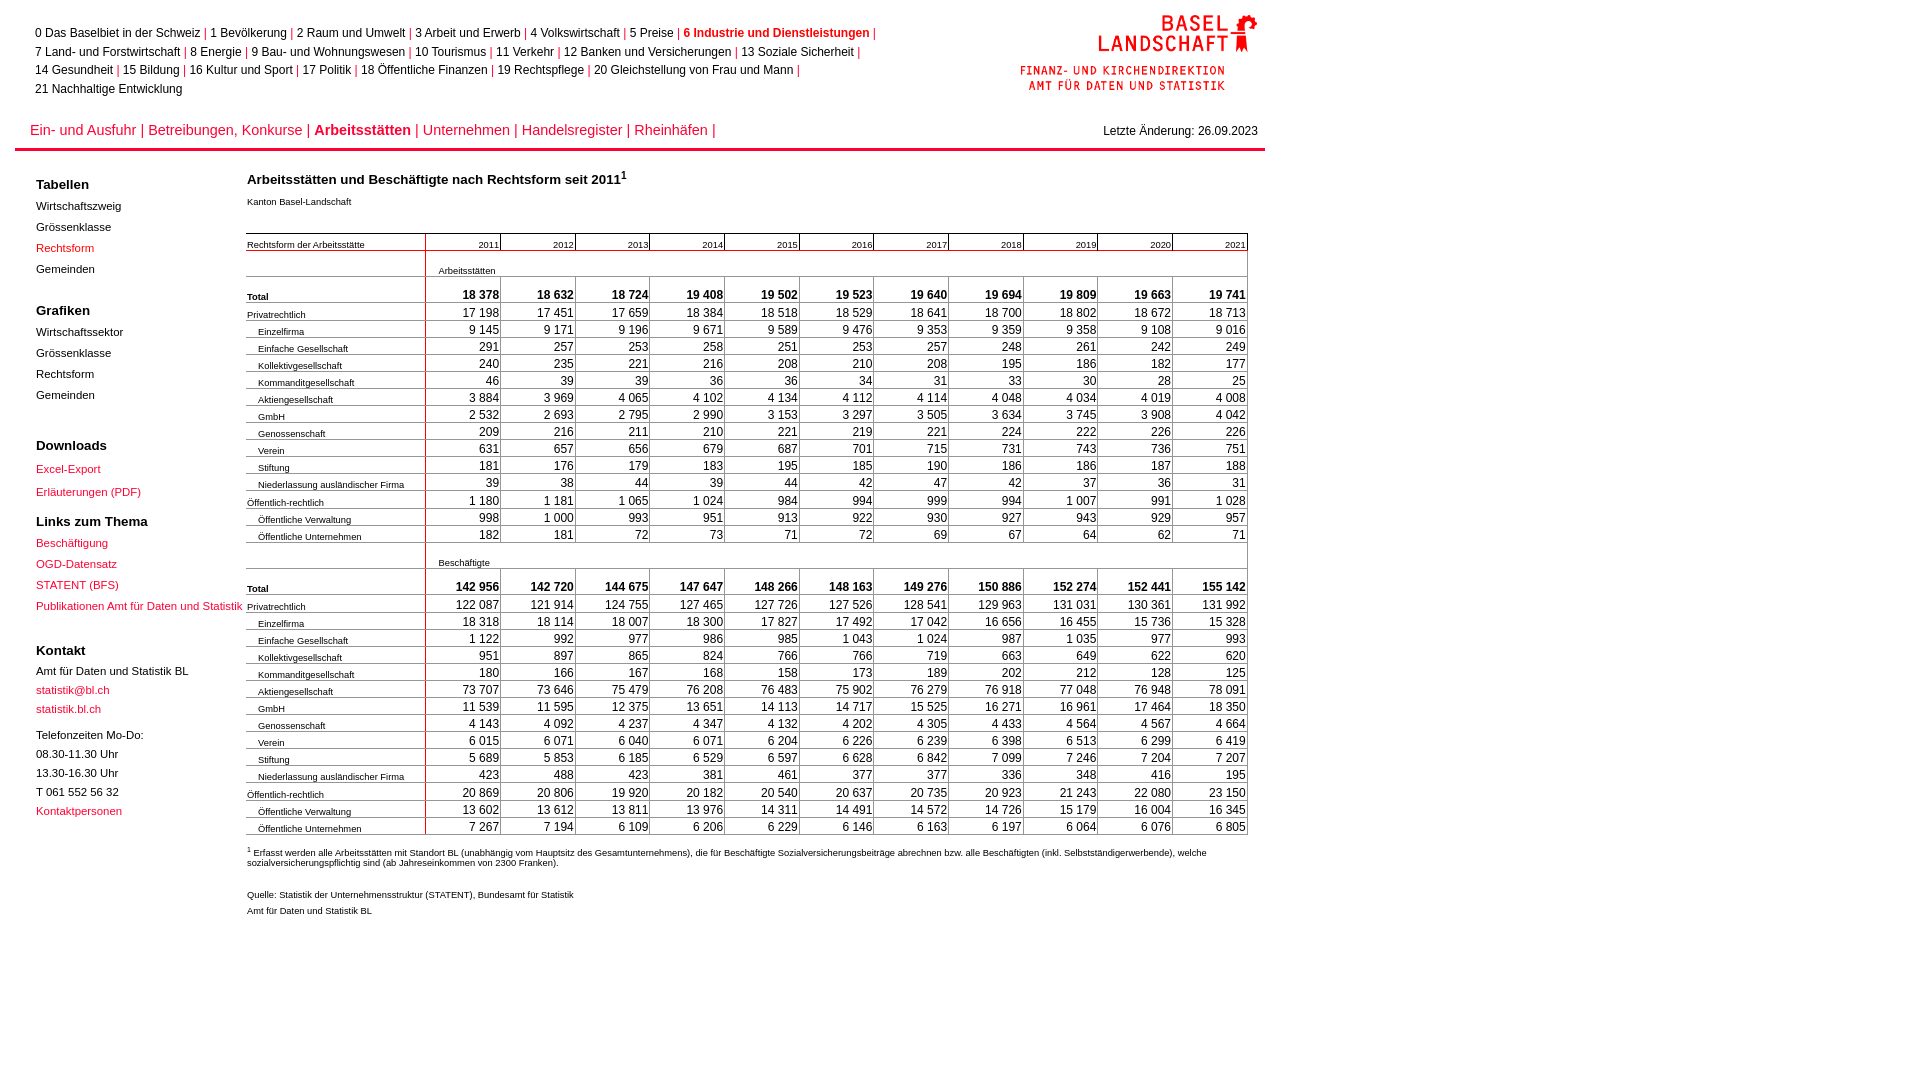  What do you see at coordinates (540, 68) in the screenshot?
I see `'19 Rechtspflege'` at bounding box center [540, 68].